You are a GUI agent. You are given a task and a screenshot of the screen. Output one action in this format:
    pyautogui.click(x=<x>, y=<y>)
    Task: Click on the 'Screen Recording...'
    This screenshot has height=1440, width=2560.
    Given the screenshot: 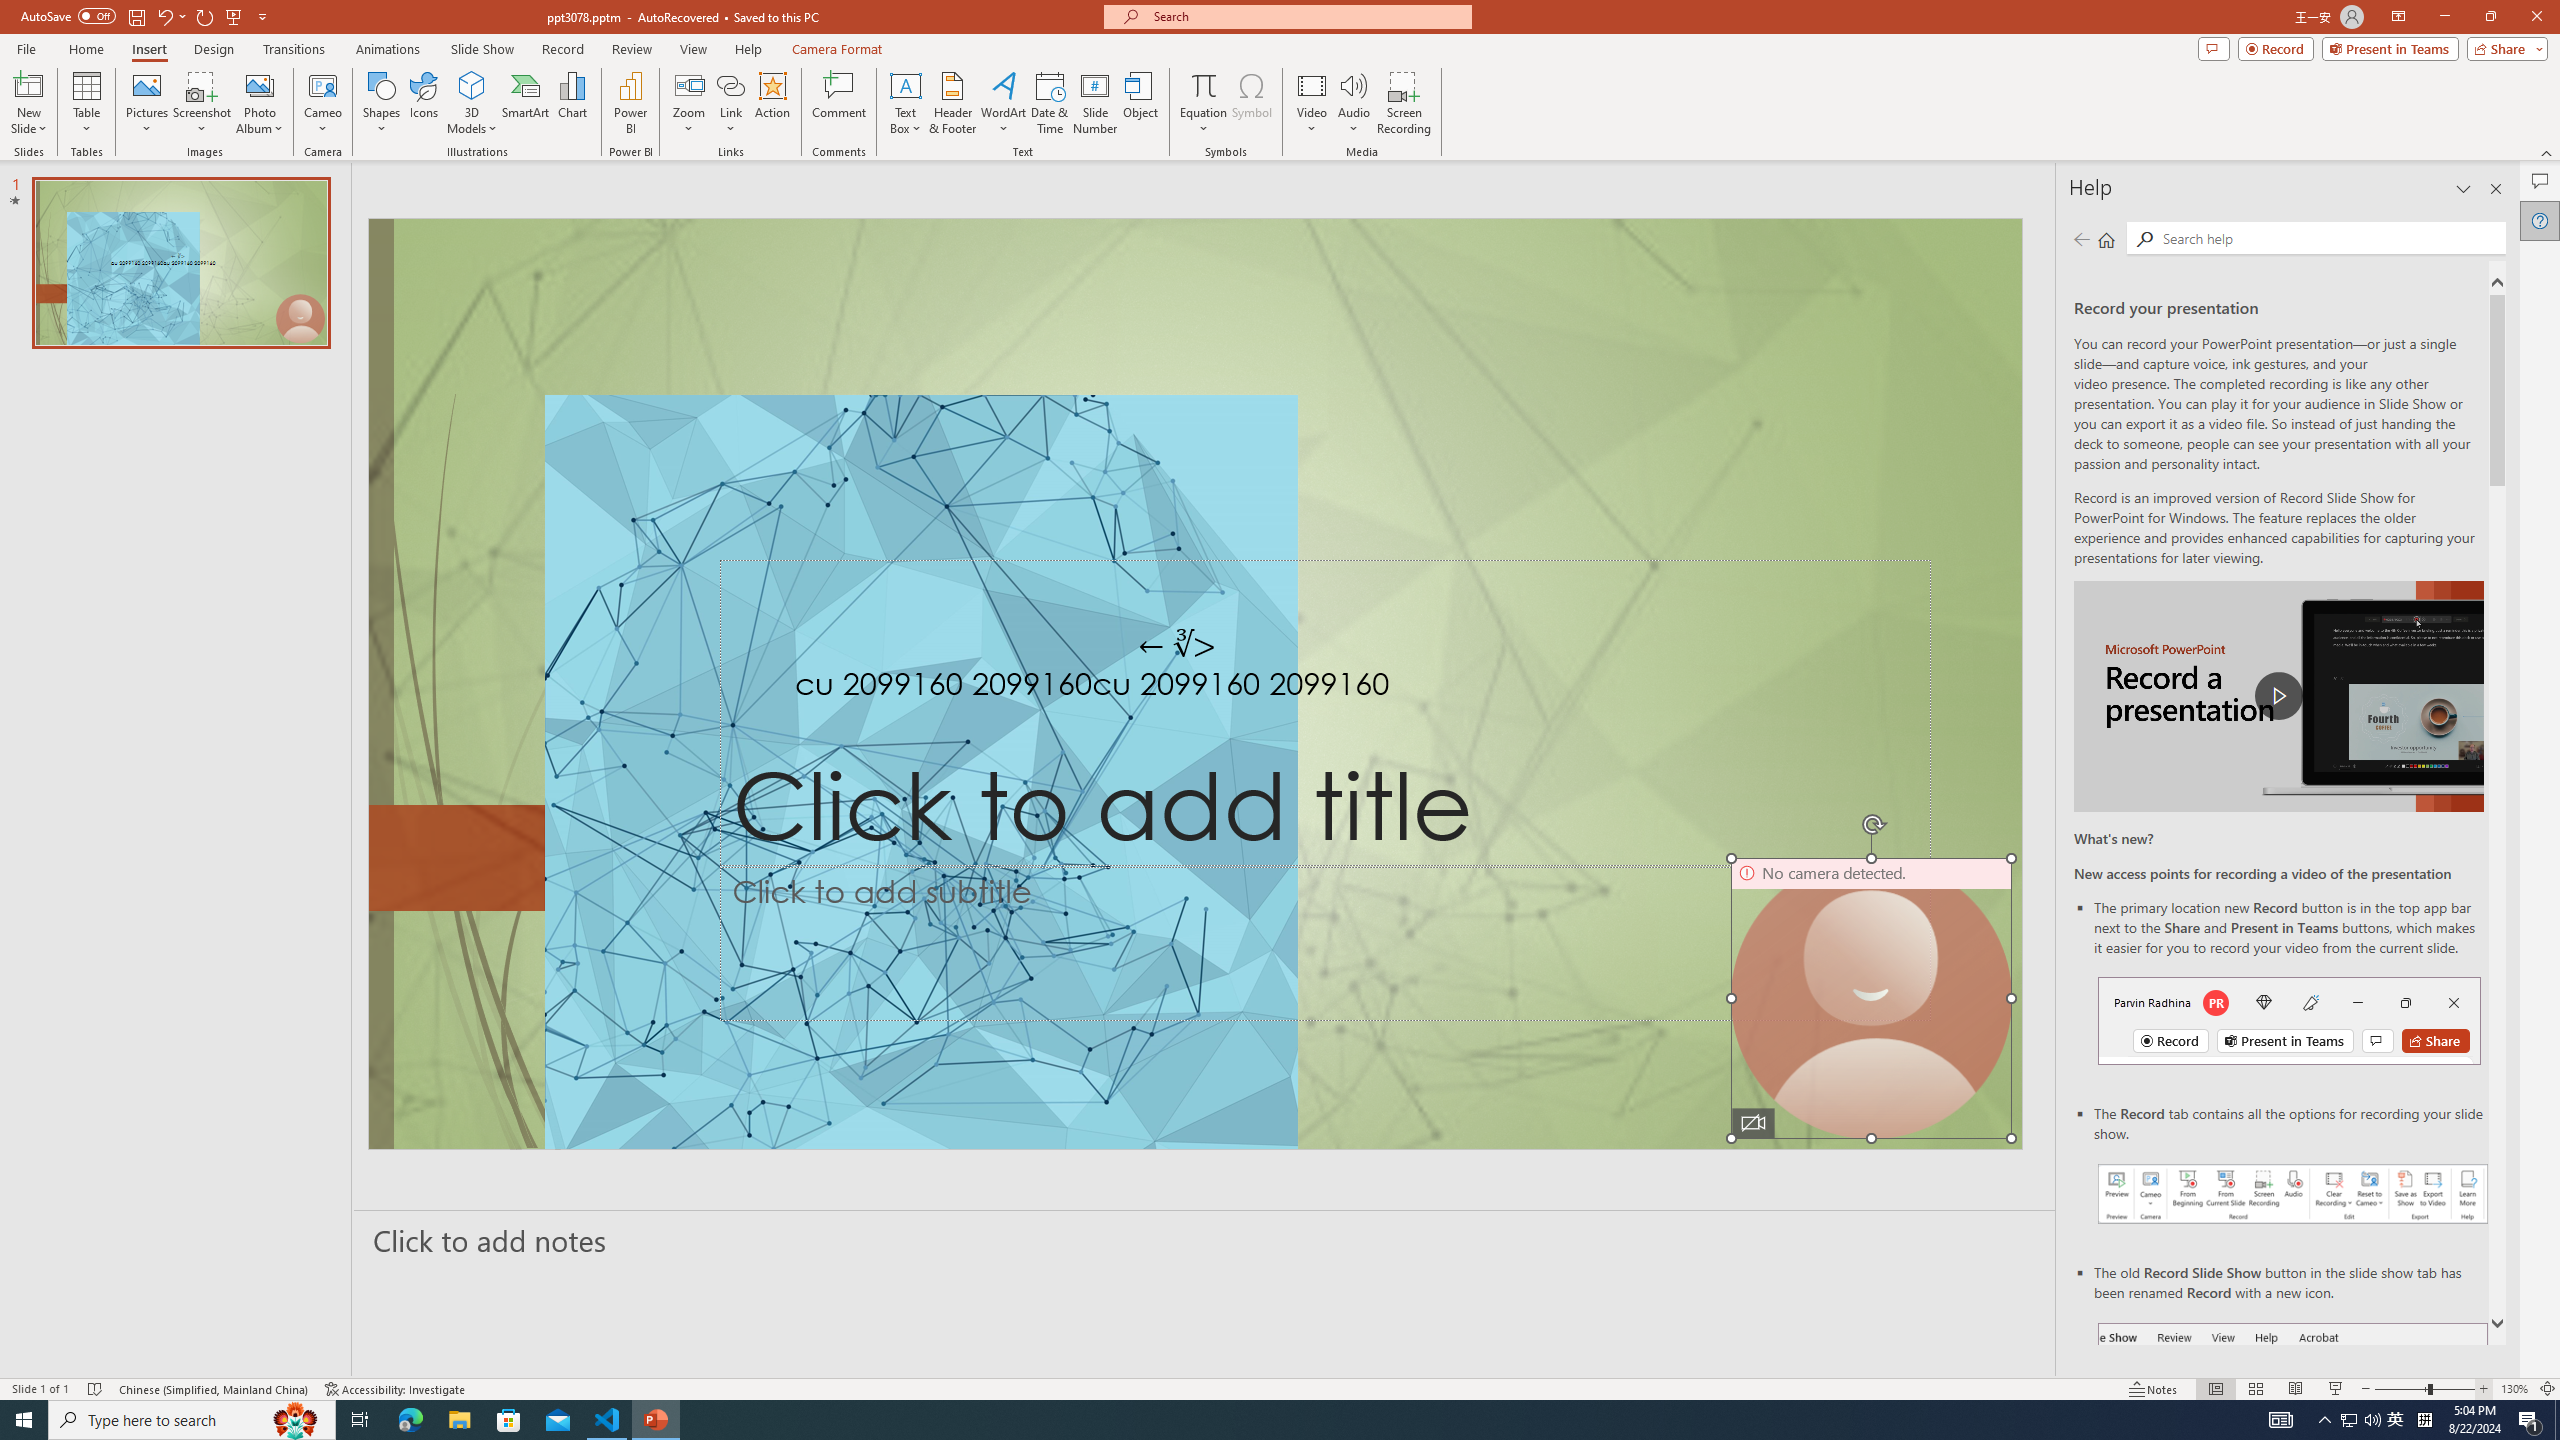 What is the action you would take?
    pyautogui.click(x=1403, y=103)
    